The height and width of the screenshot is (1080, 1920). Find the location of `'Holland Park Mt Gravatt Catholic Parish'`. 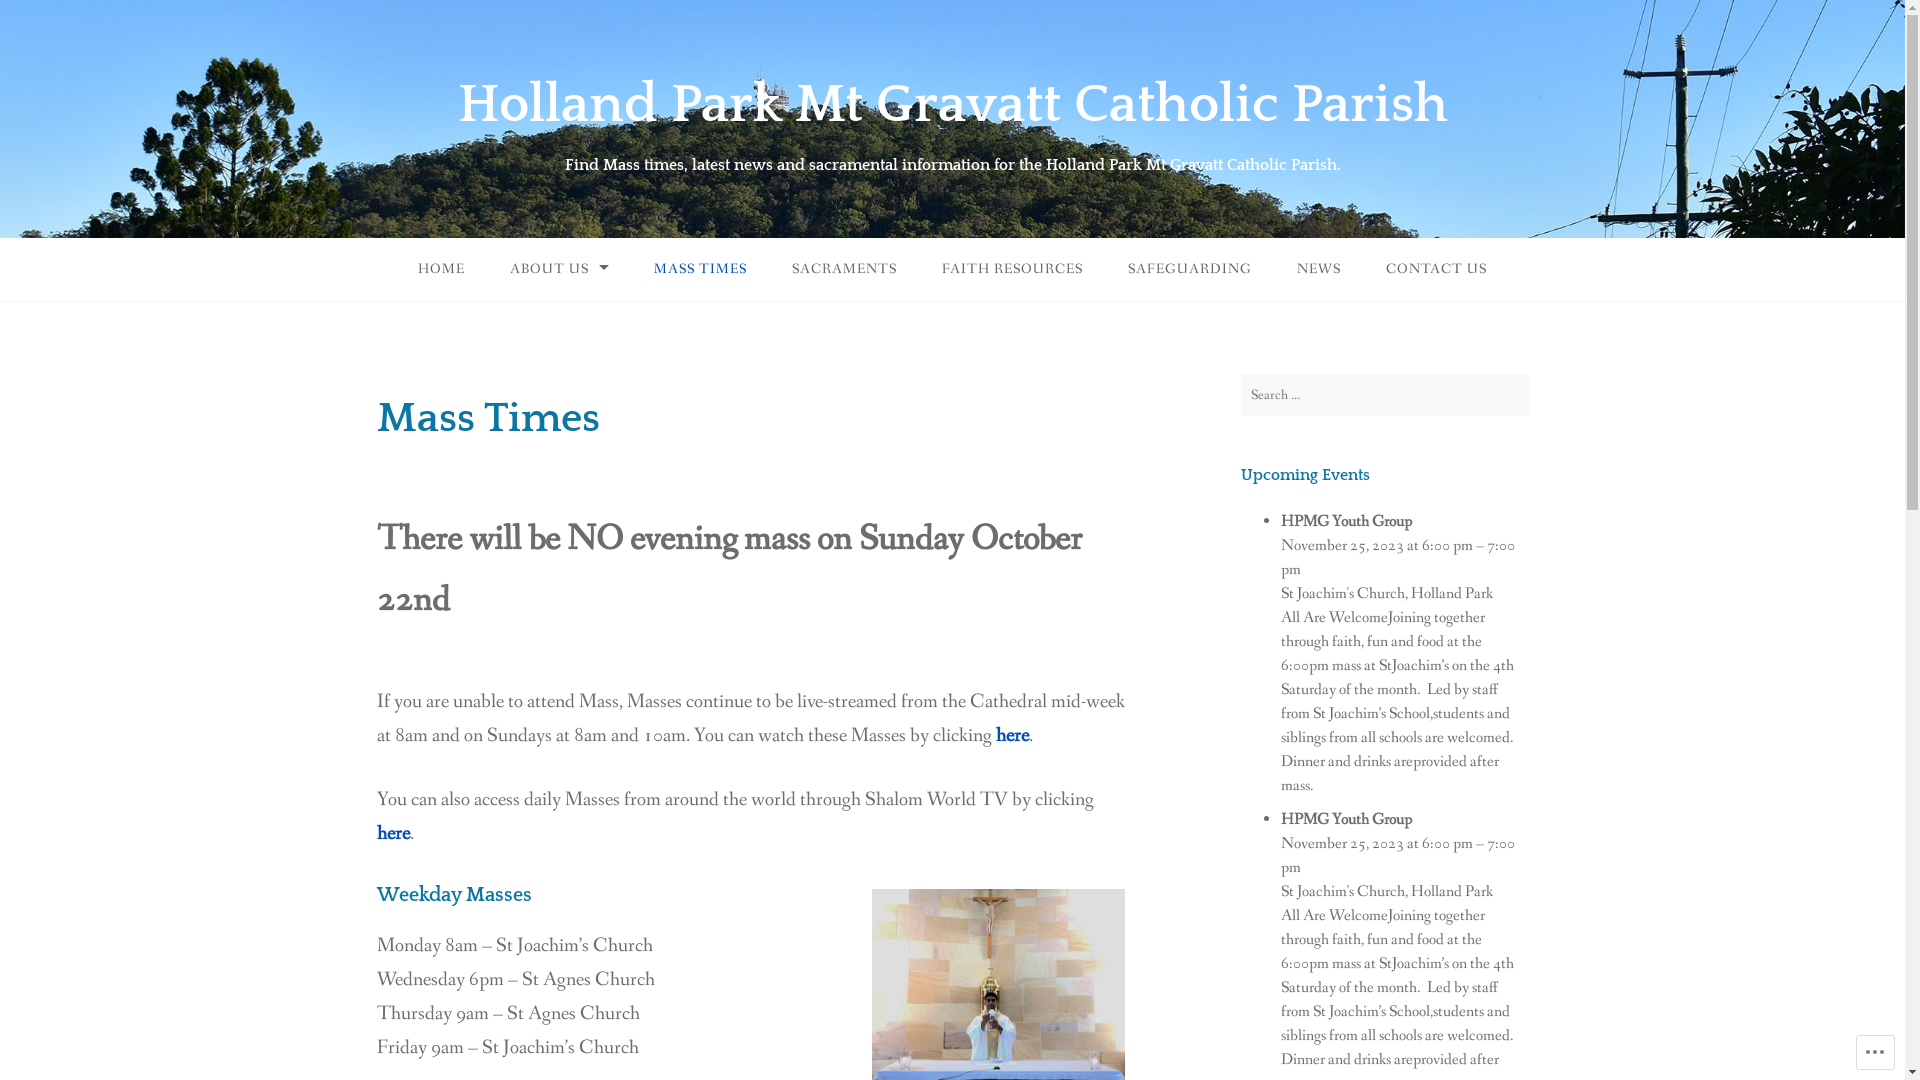

'Holland Park Mt Gravatt Catholic Parish' is located at coordinates (952, 104).